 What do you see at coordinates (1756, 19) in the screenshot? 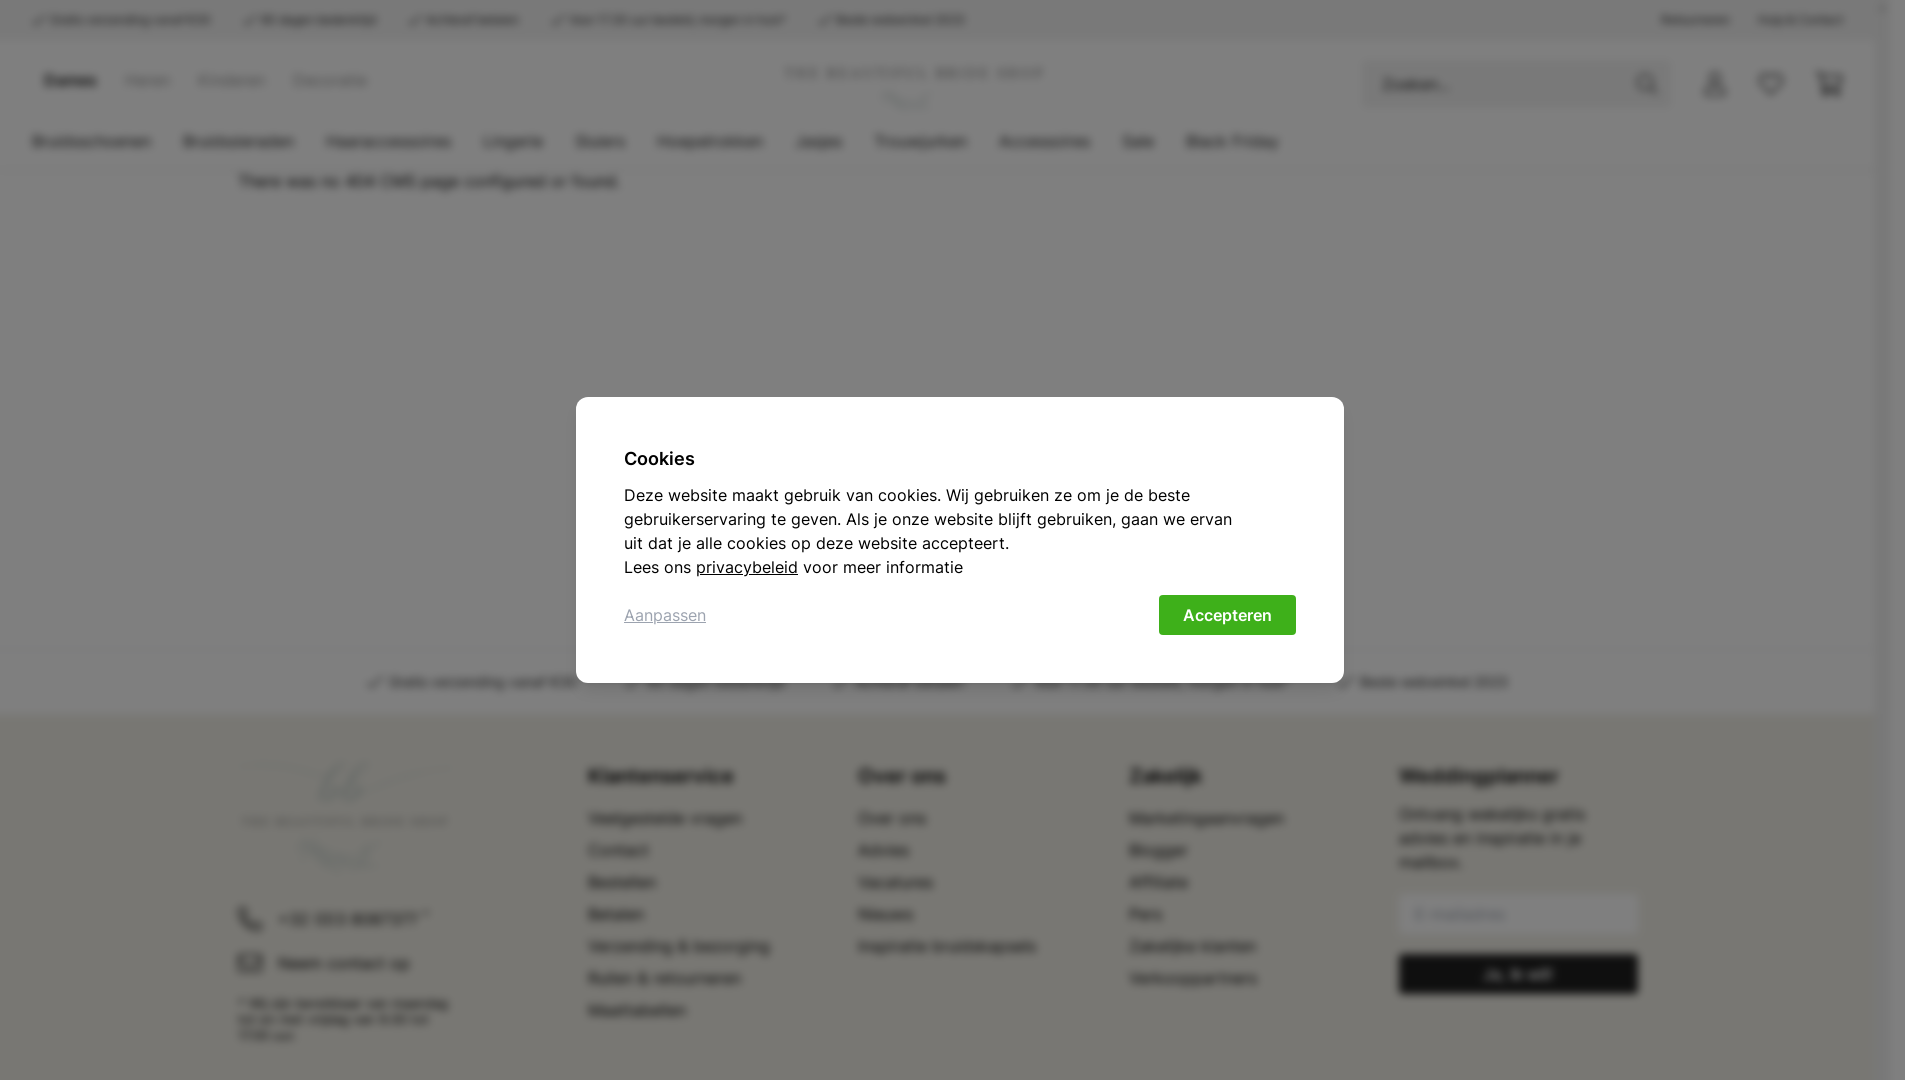
I see `'Hulp & Contact'` at bounding box center [1756, 19].